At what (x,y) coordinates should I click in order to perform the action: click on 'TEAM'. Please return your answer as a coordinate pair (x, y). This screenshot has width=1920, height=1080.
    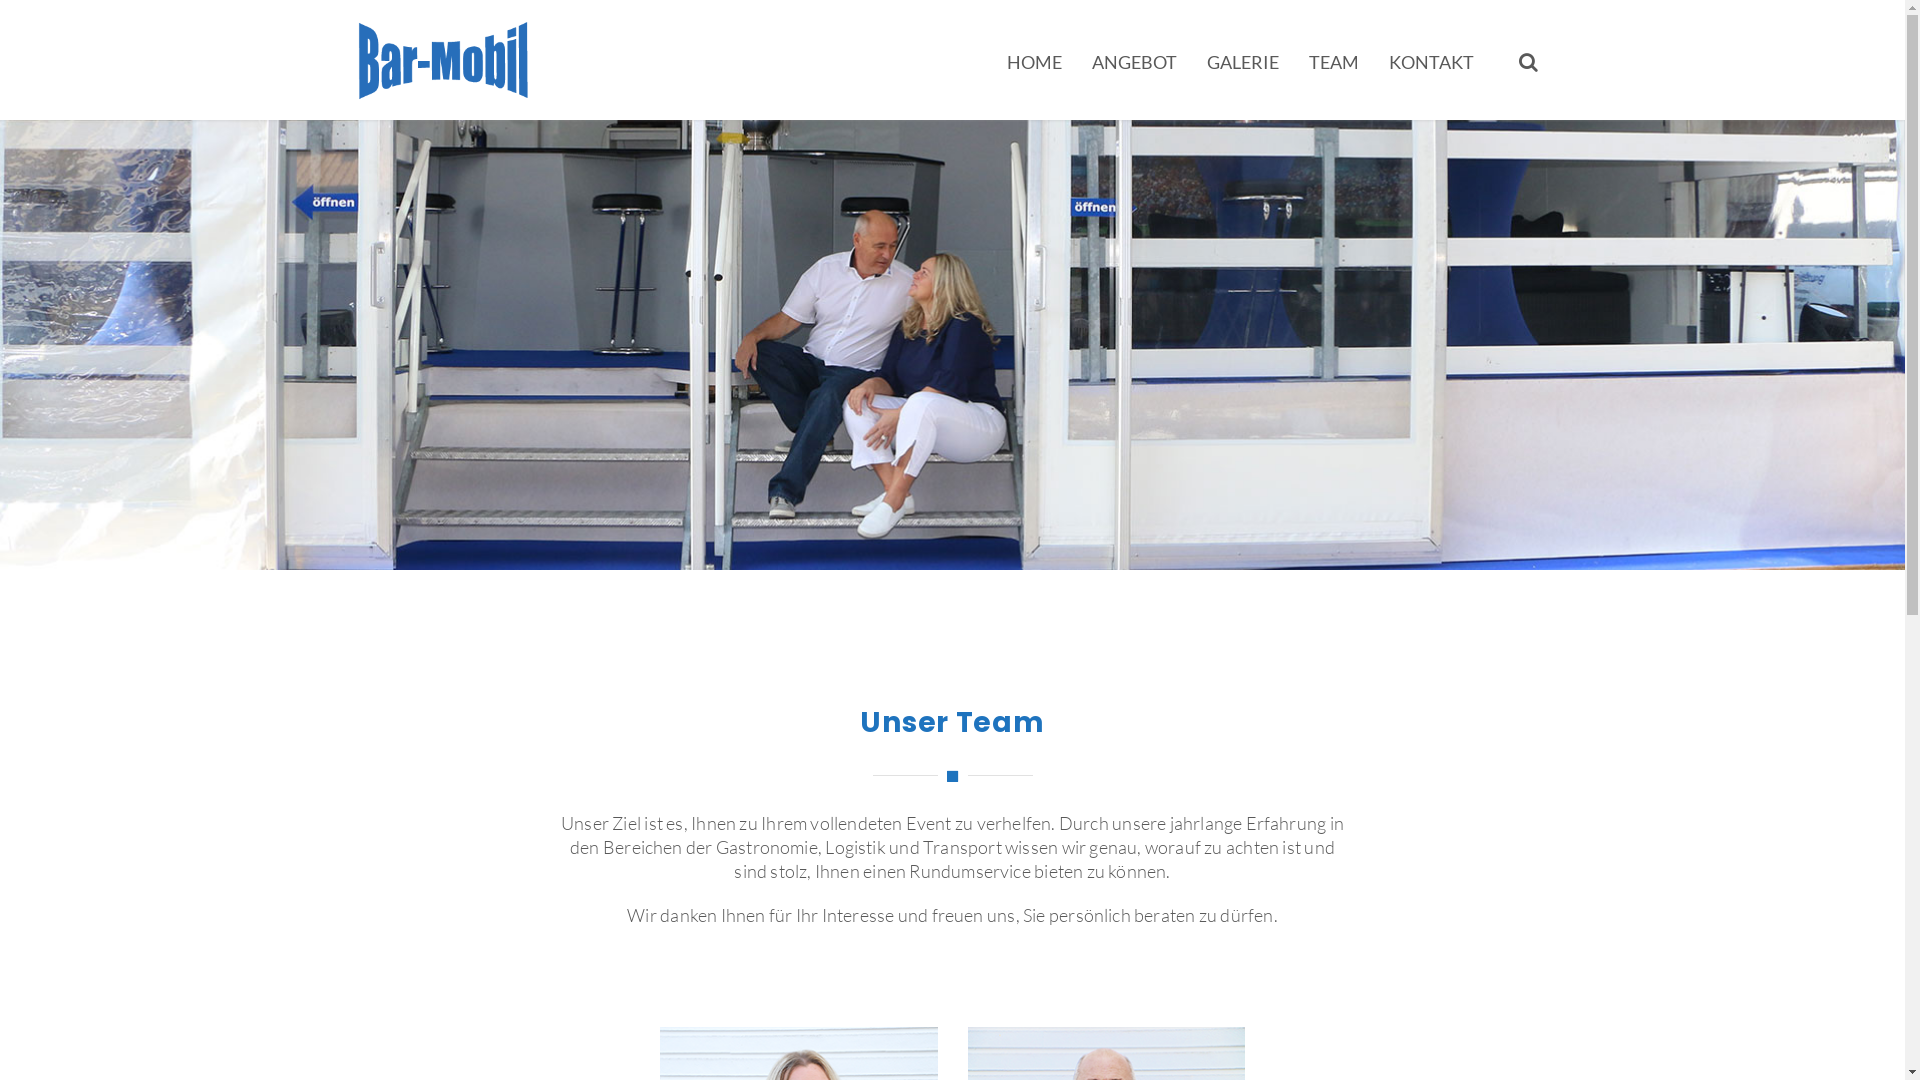
    Looking at the image, I should click on (1334, 60).